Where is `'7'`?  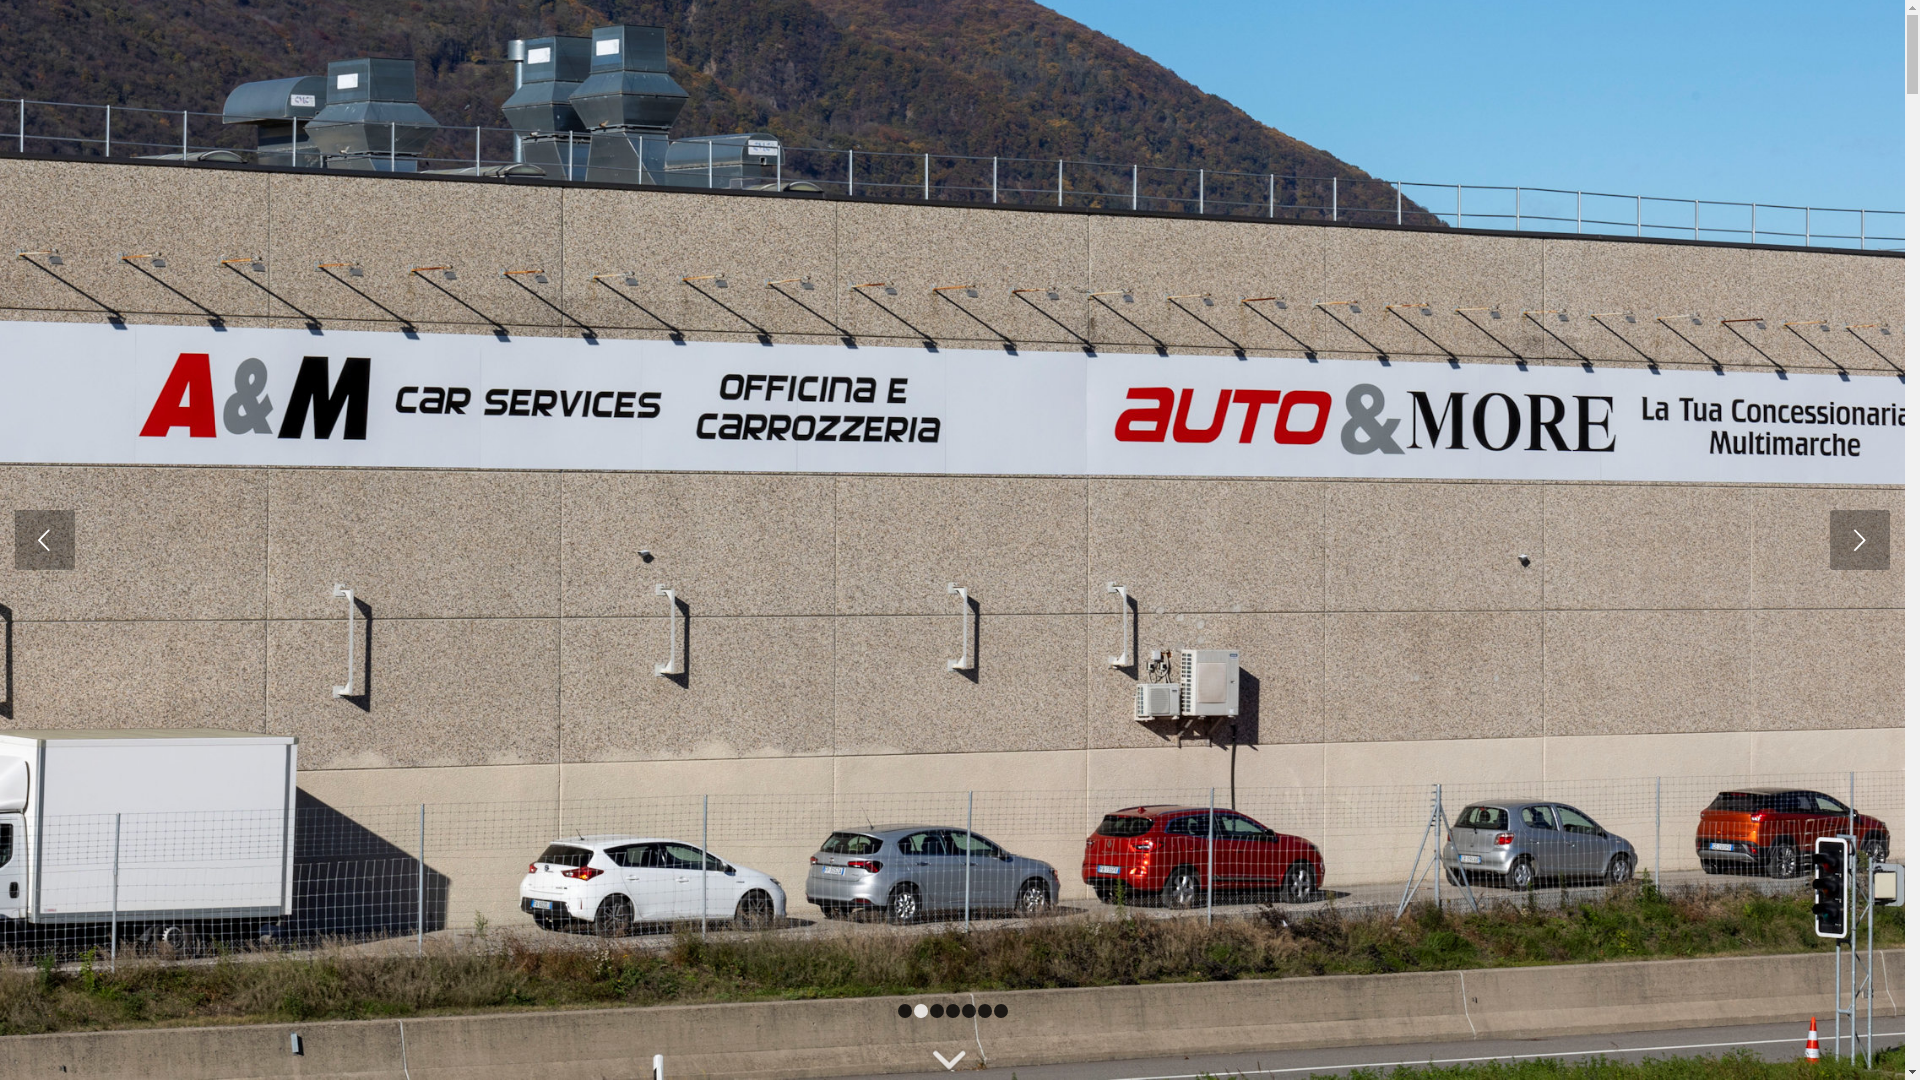
'7' is located at coordinates (1001, 1010).